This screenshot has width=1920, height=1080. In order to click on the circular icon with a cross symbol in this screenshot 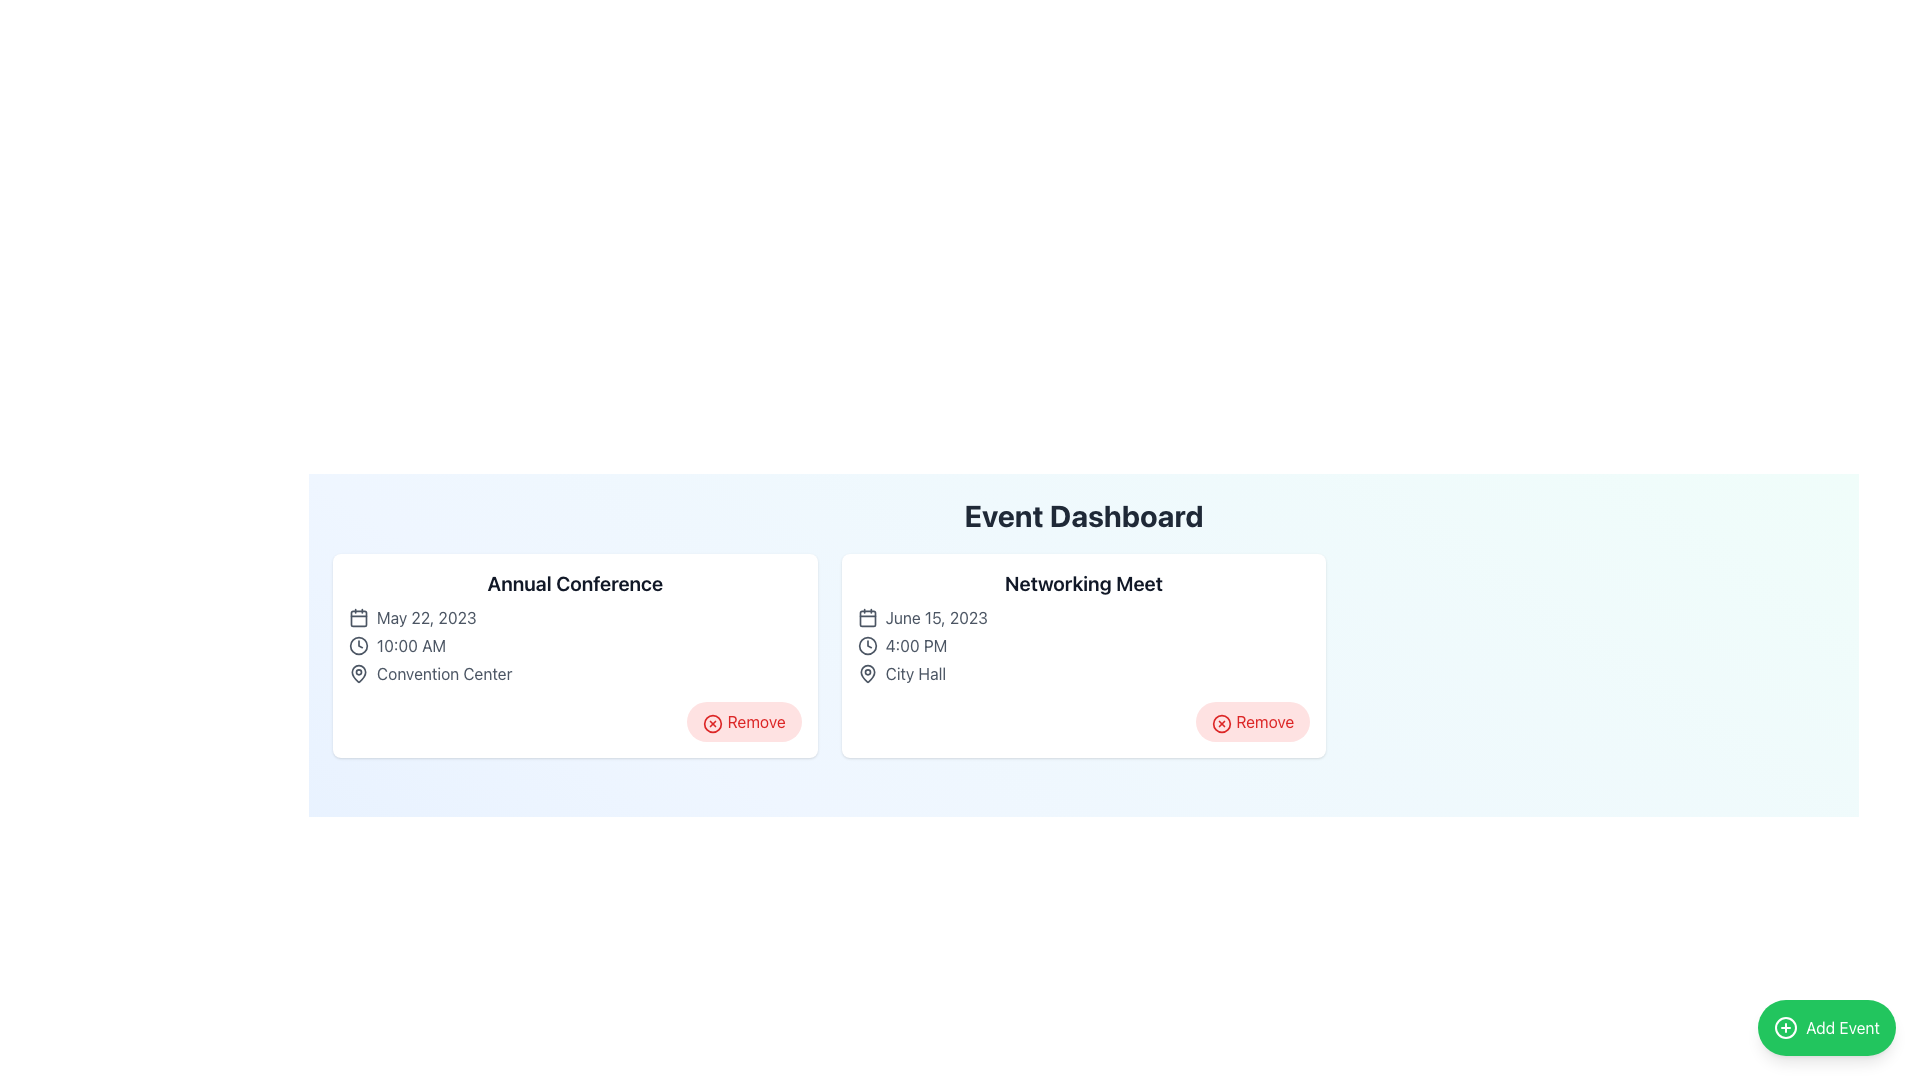, I will do `click(713, 723)`.